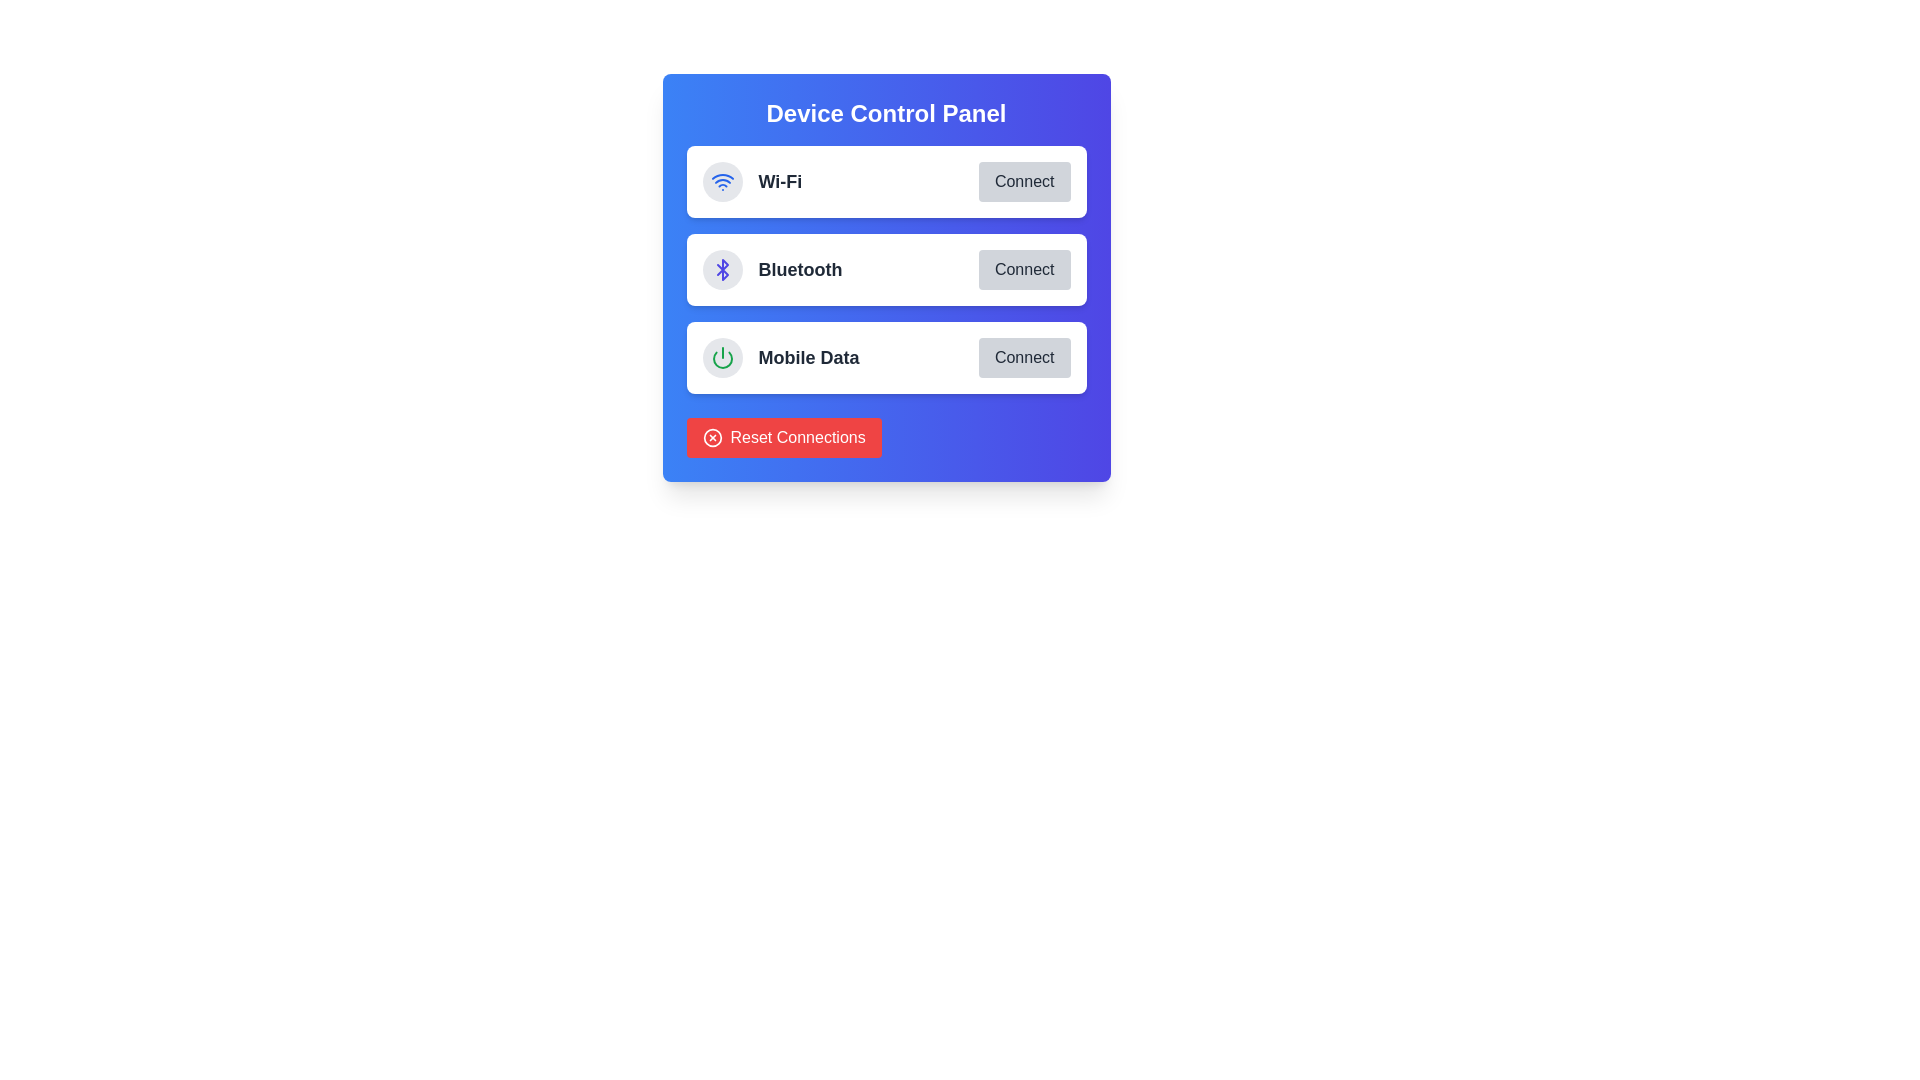 The image size is (1920, 1080). Describe the element at coordinates (779, 181) in the screenshot. I see `the 'Wi-Fi' text label in the Device Control Panel, which indicates the Wi-Fi network option and is located to the right of the Wi-Fi icon` at that location.